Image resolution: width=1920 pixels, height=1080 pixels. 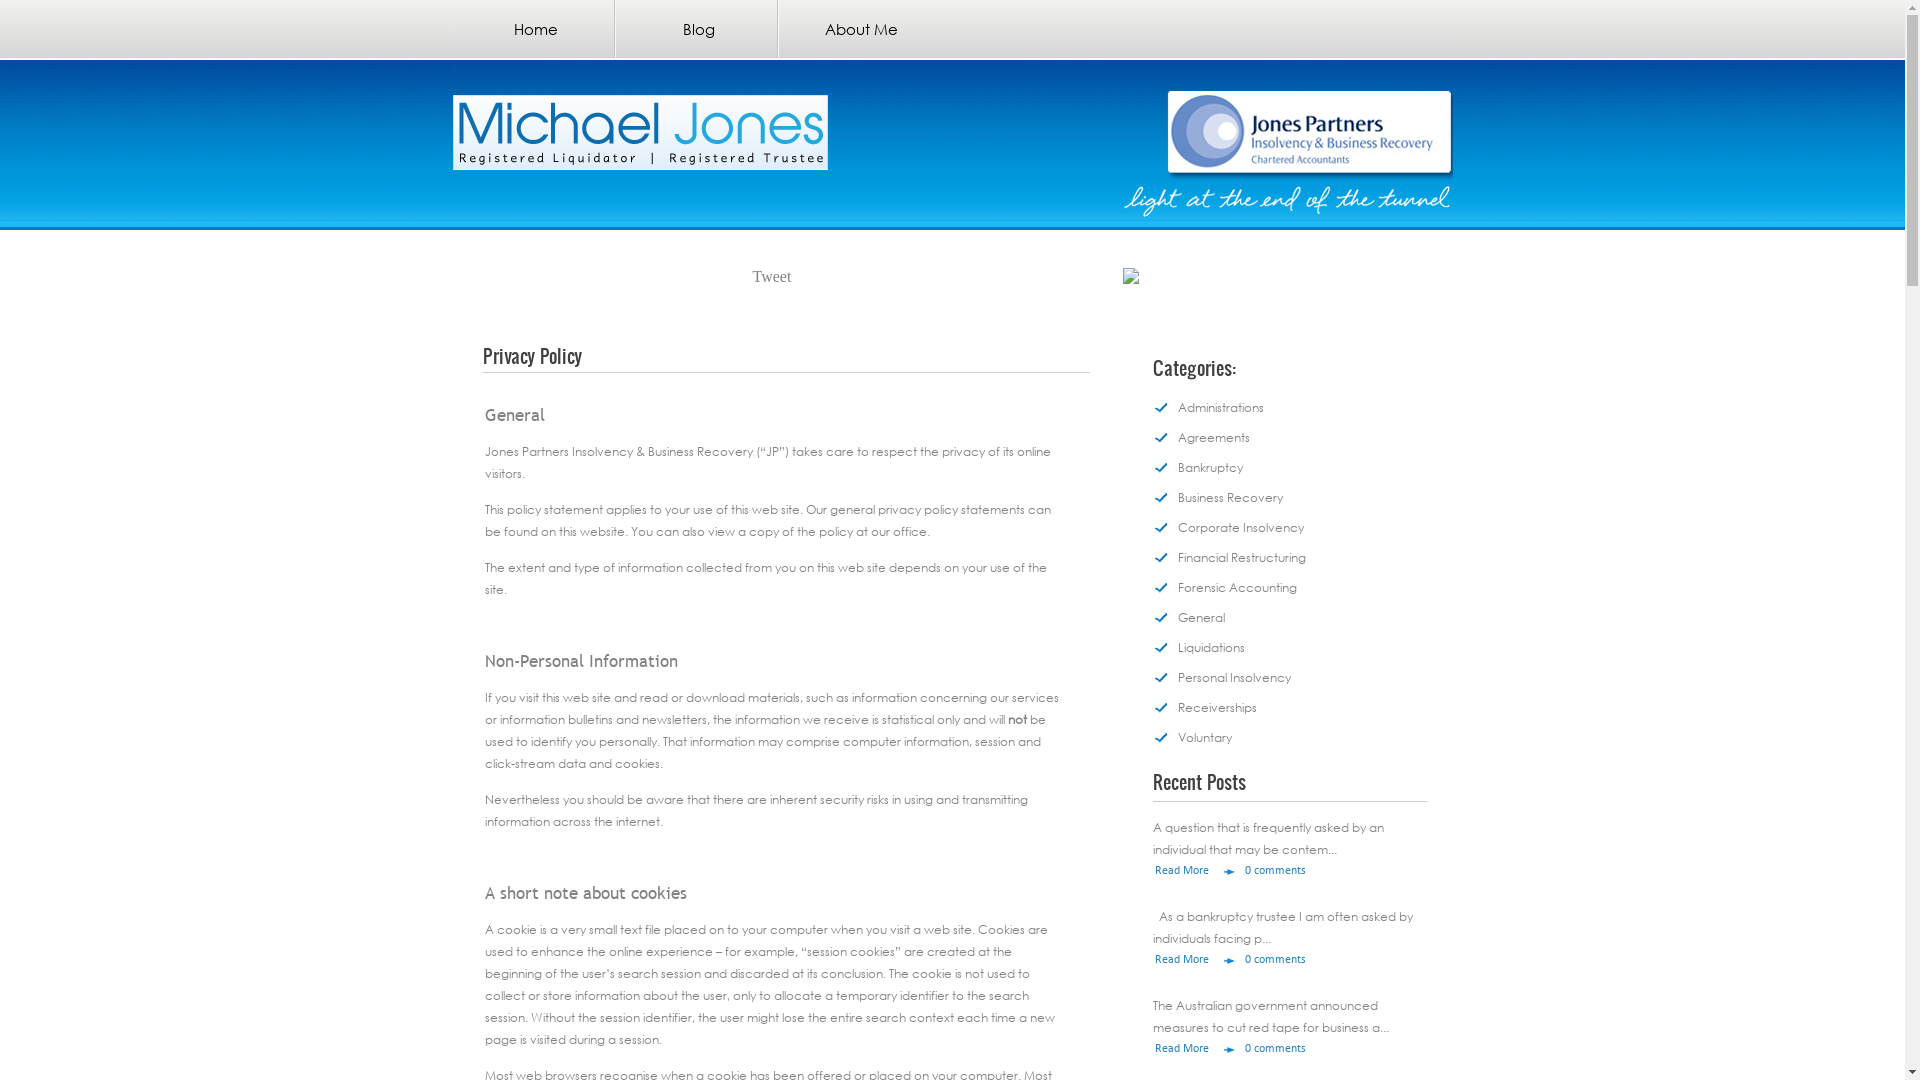 What do you see at coordinates (531, 360) in the screenshot?
I see `'Privacy Policy'` at bounding box center [531, 360].